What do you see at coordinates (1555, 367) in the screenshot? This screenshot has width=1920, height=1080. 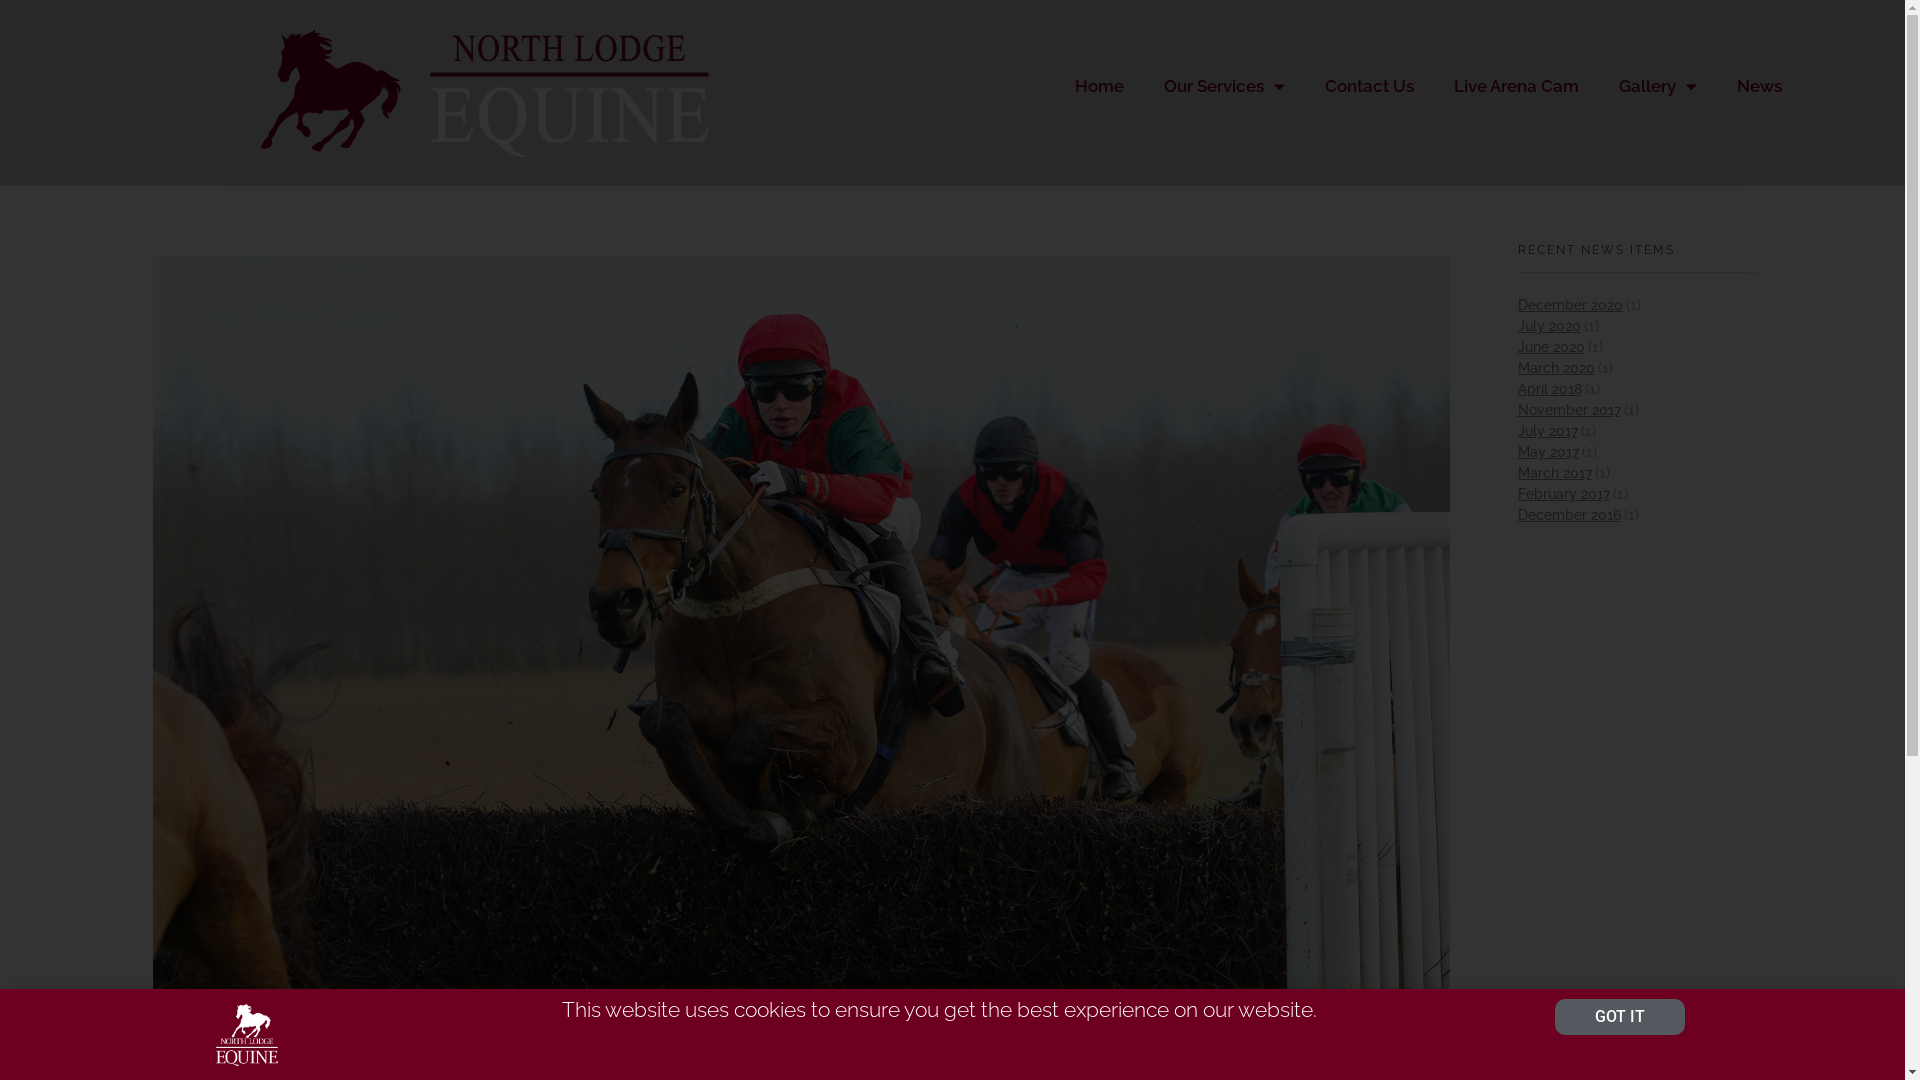 I see `'March 2020'` at bounding box center [1555, 367].